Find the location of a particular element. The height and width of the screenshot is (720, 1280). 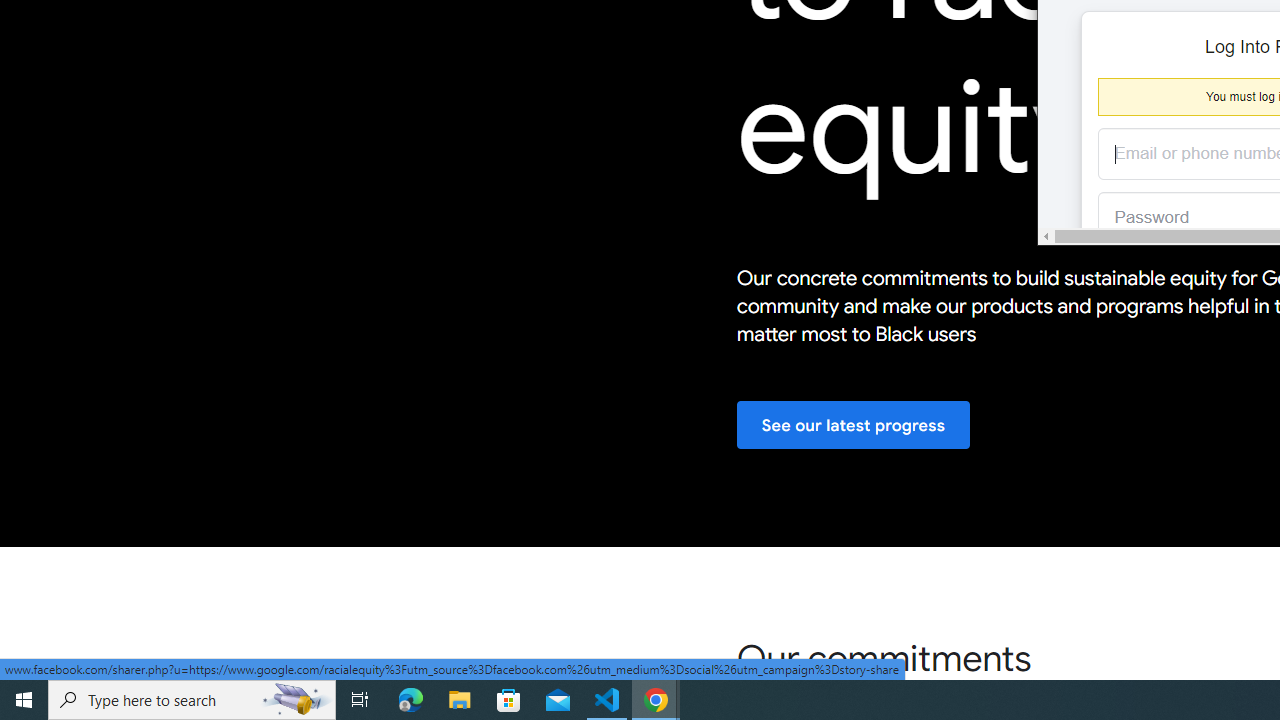

'Microsoft Store' is located at coordinates (509, 698).